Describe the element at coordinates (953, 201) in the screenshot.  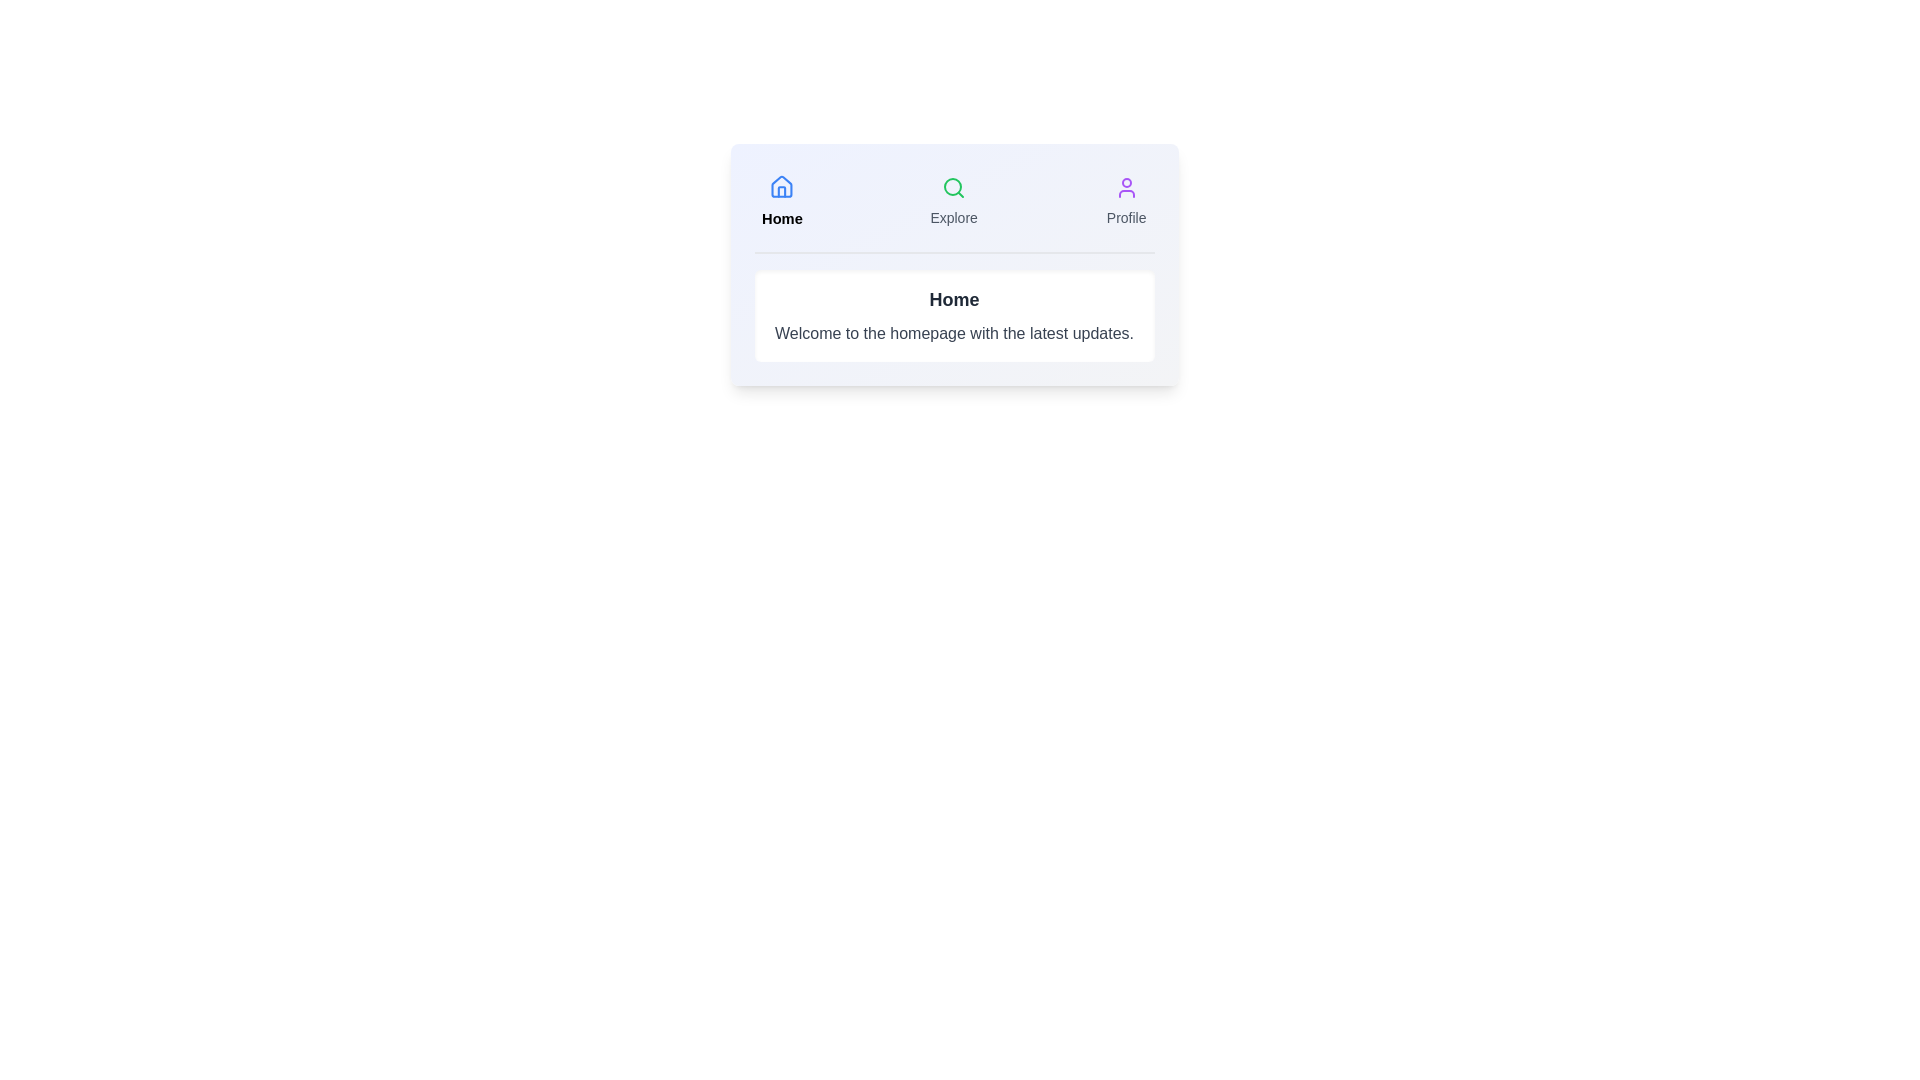
I see `the Explore tab to switch content` at that location.